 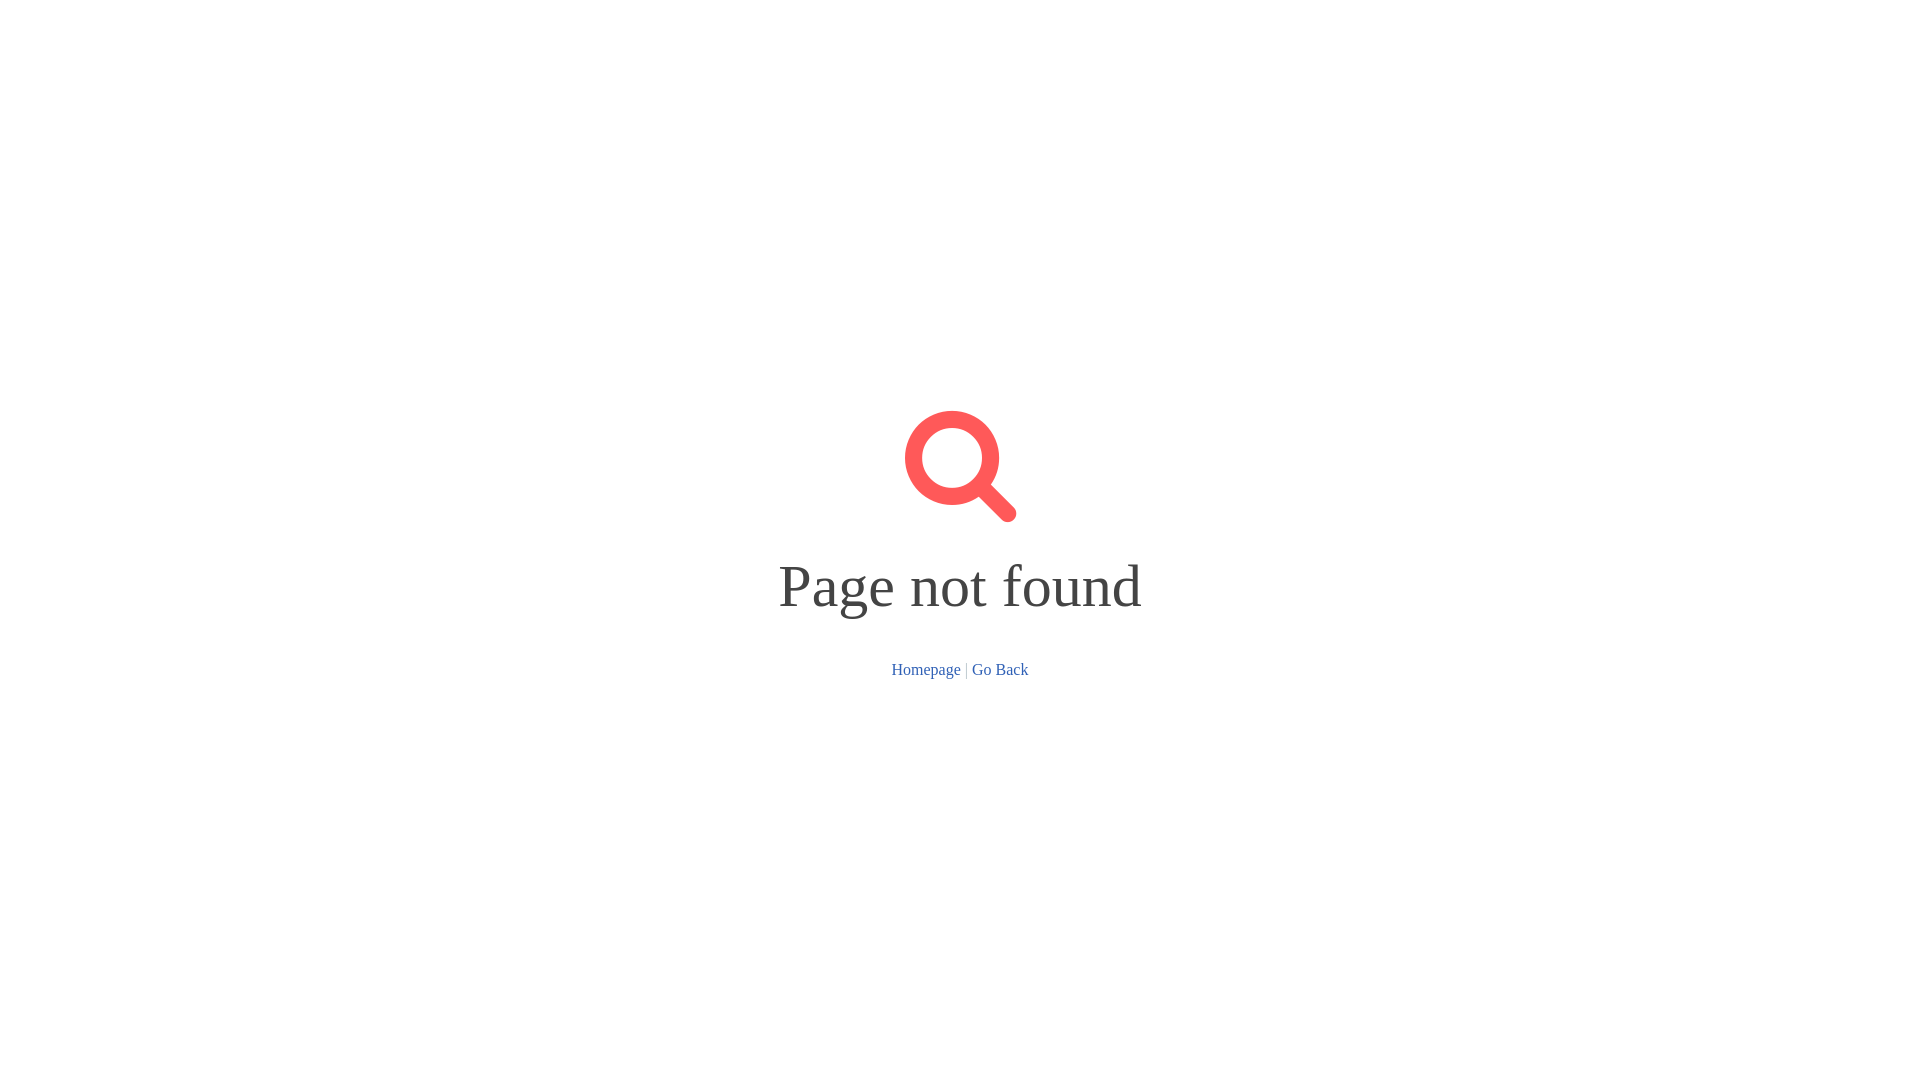 What do you see at coordinates (925, 668) in the screenshot?
I see `'Homepage'` at bounding box center [925, 668].